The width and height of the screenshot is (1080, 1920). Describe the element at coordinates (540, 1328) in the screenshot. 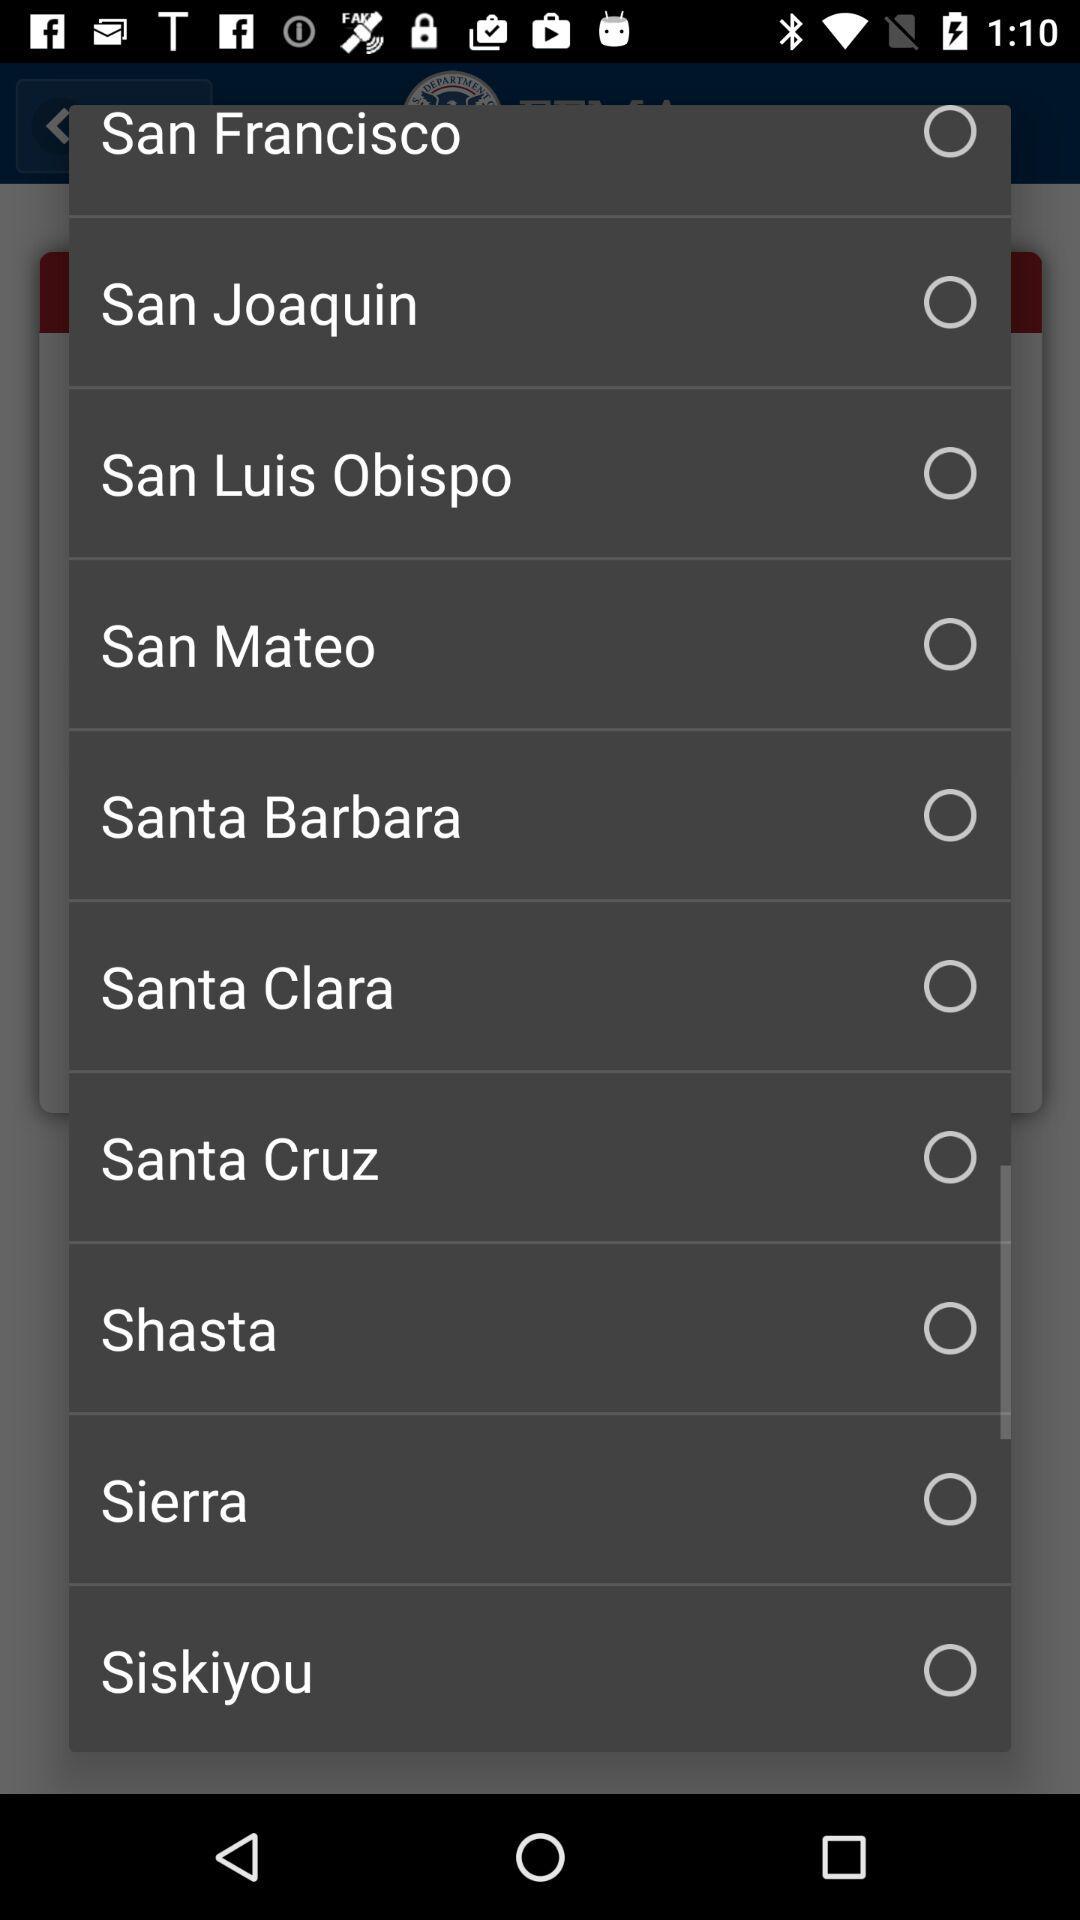

I see `the item above sierra` at that location.